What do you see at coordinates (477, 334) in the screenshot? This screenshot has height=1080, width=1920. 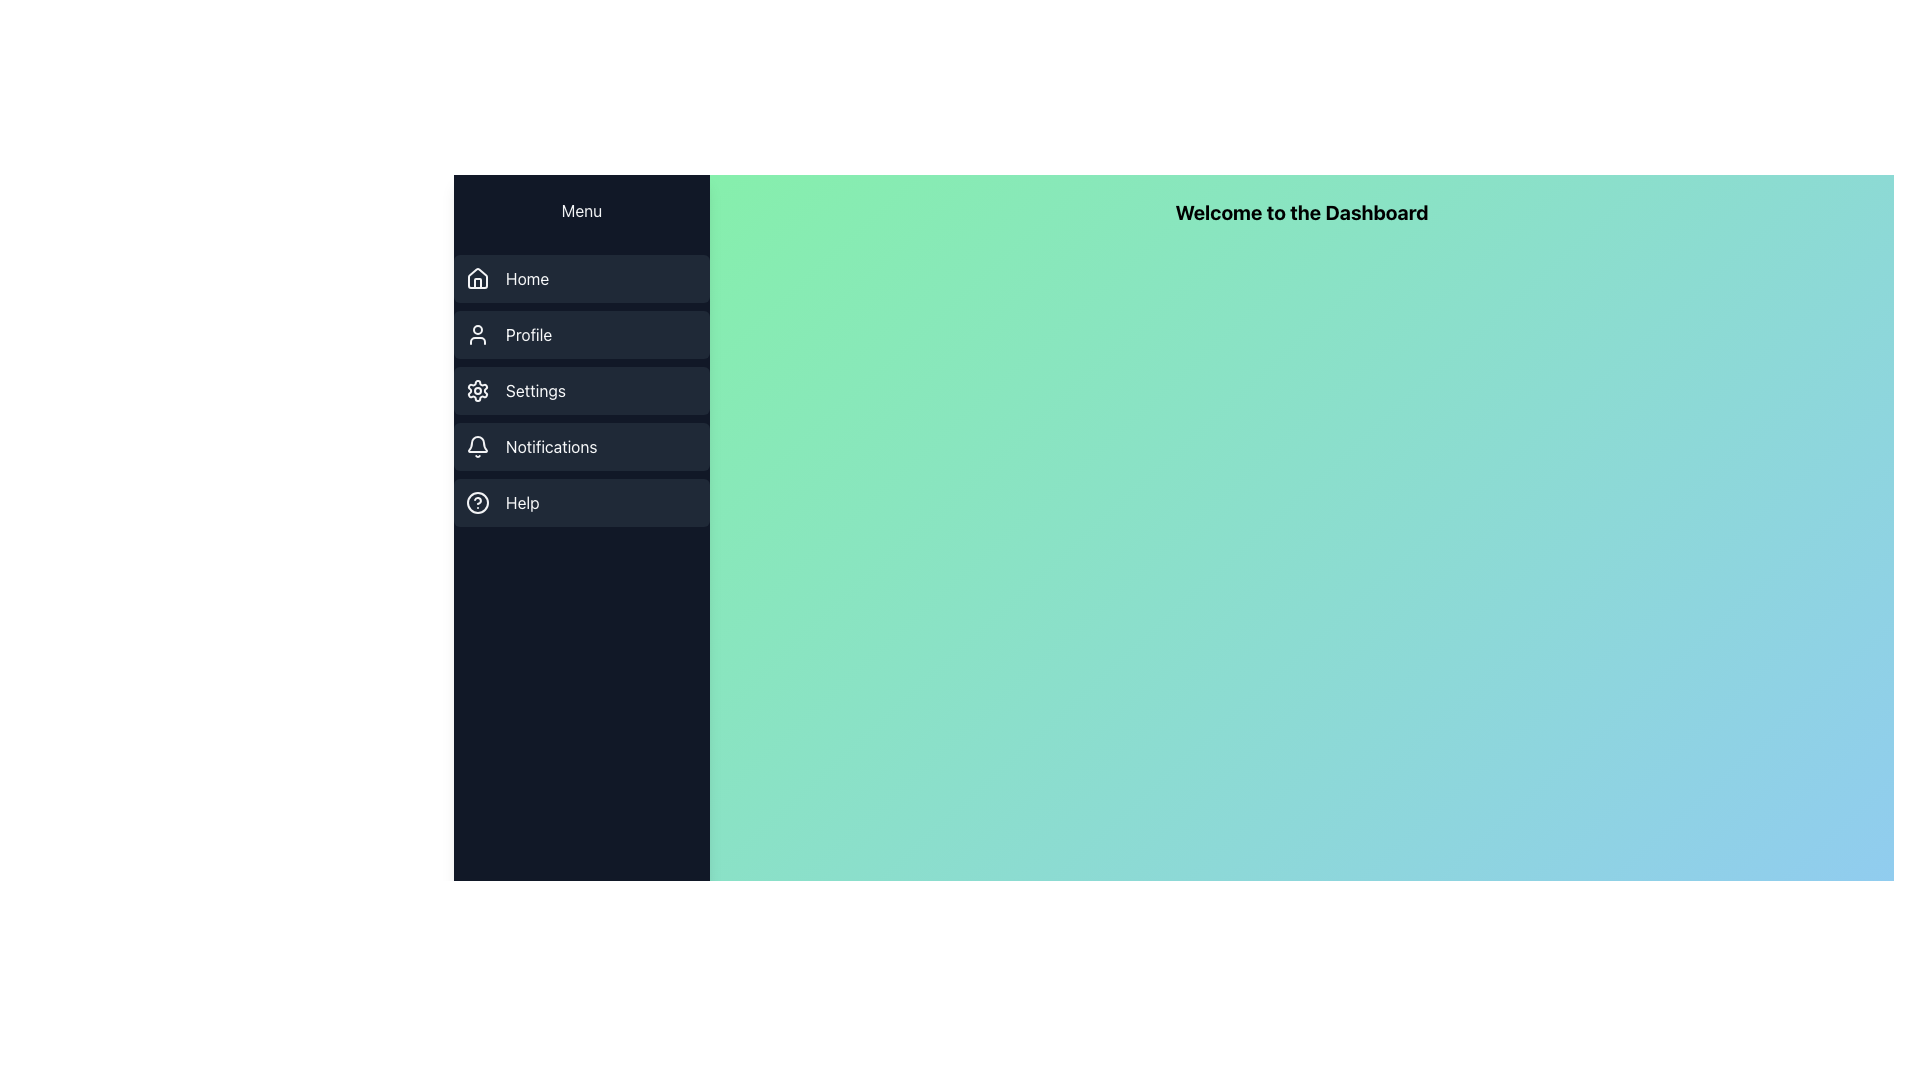 I see `the user icon outlined in gray, located to the left of the 'Profile' text in the vertical navigation menu` at bounding box center [477, 334].